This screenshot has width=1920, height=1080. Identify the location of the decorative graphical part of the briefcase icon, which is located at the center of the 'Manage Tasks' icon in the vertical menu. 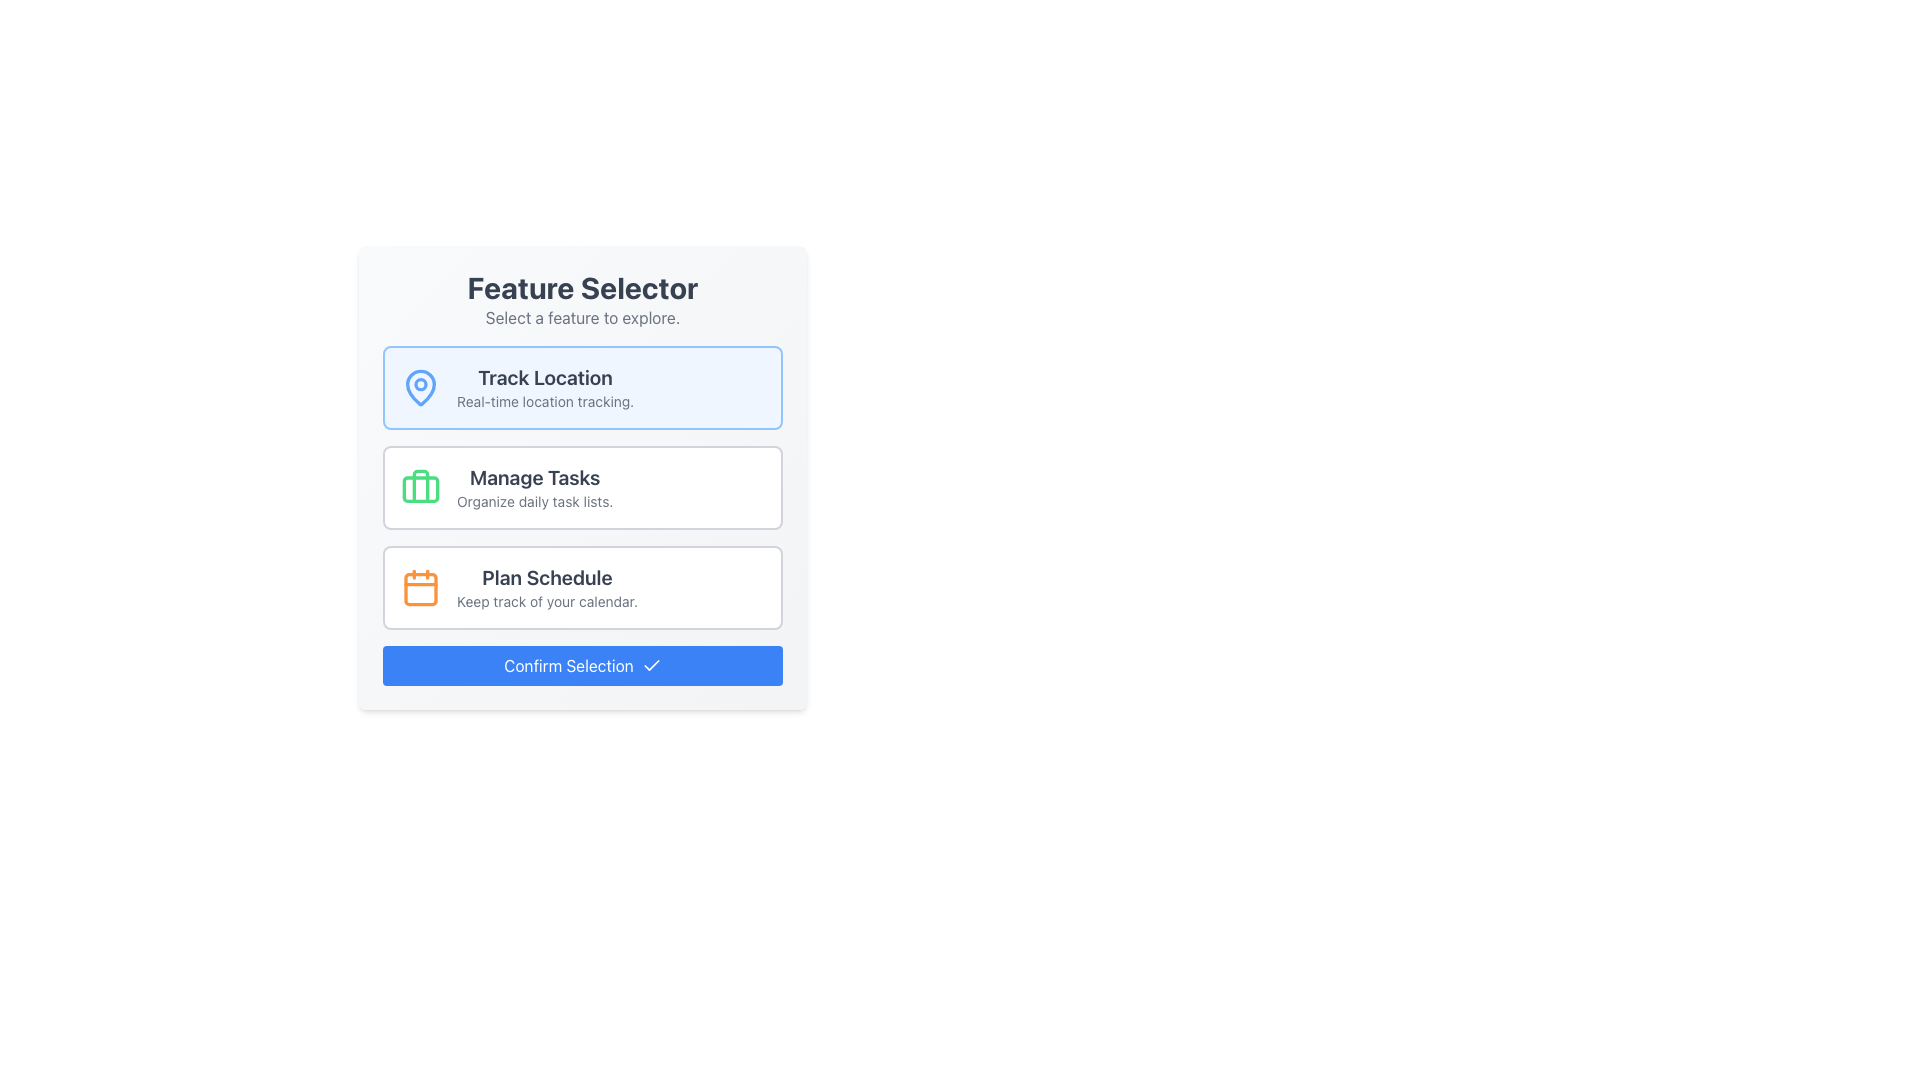
(420, 486).